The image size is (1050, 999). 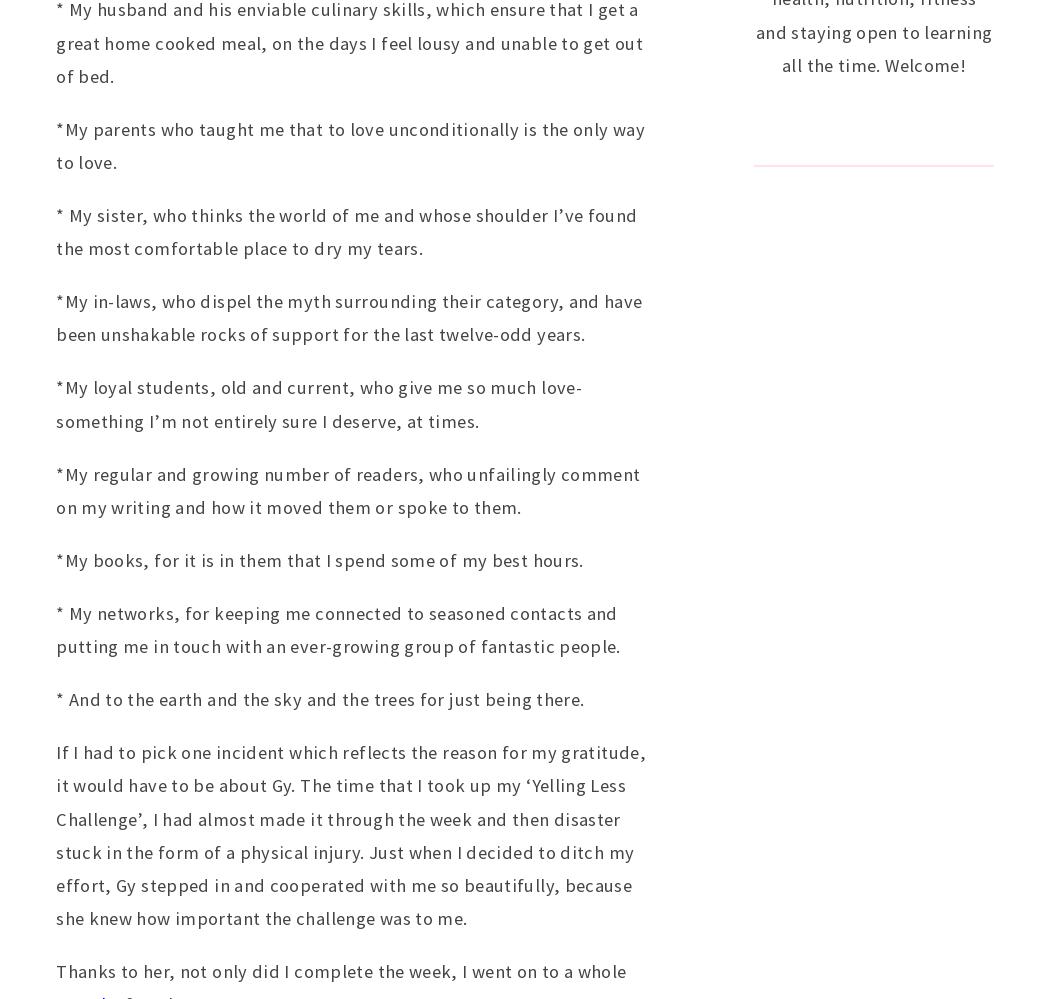 What do you see at coordinates (340, 969) in the screenshot?
I see `'Thanks to her, not only did I complete the week, I went on to a whole'` at bounding box center [340, 969].